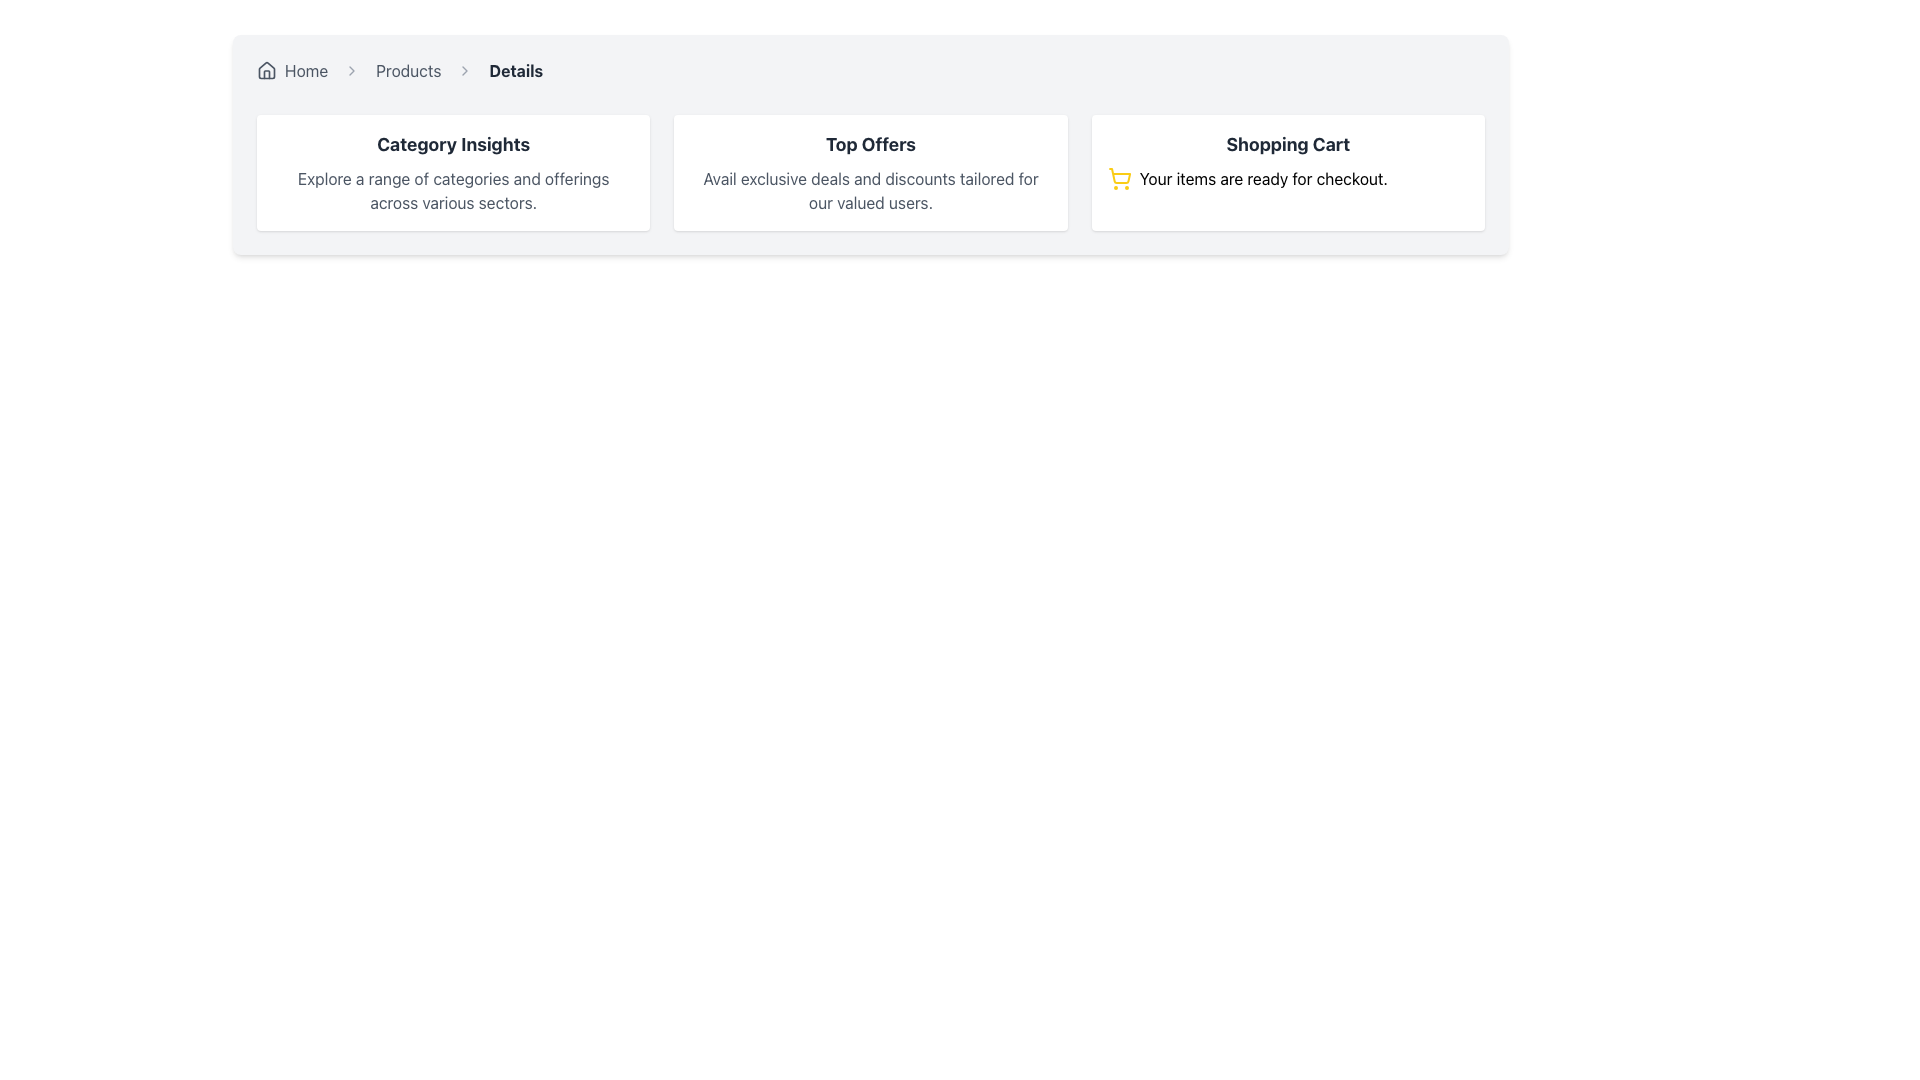 The height and width of the screenshot is (1080, 1920). What do you see at coordinates (452, 172) in the screenshot?
I see `the information displayed on the informational card located in the first column of the three-column grid layout, positioned directly to the right of the breadcrumb navigation` at bounding box center [452, 172].